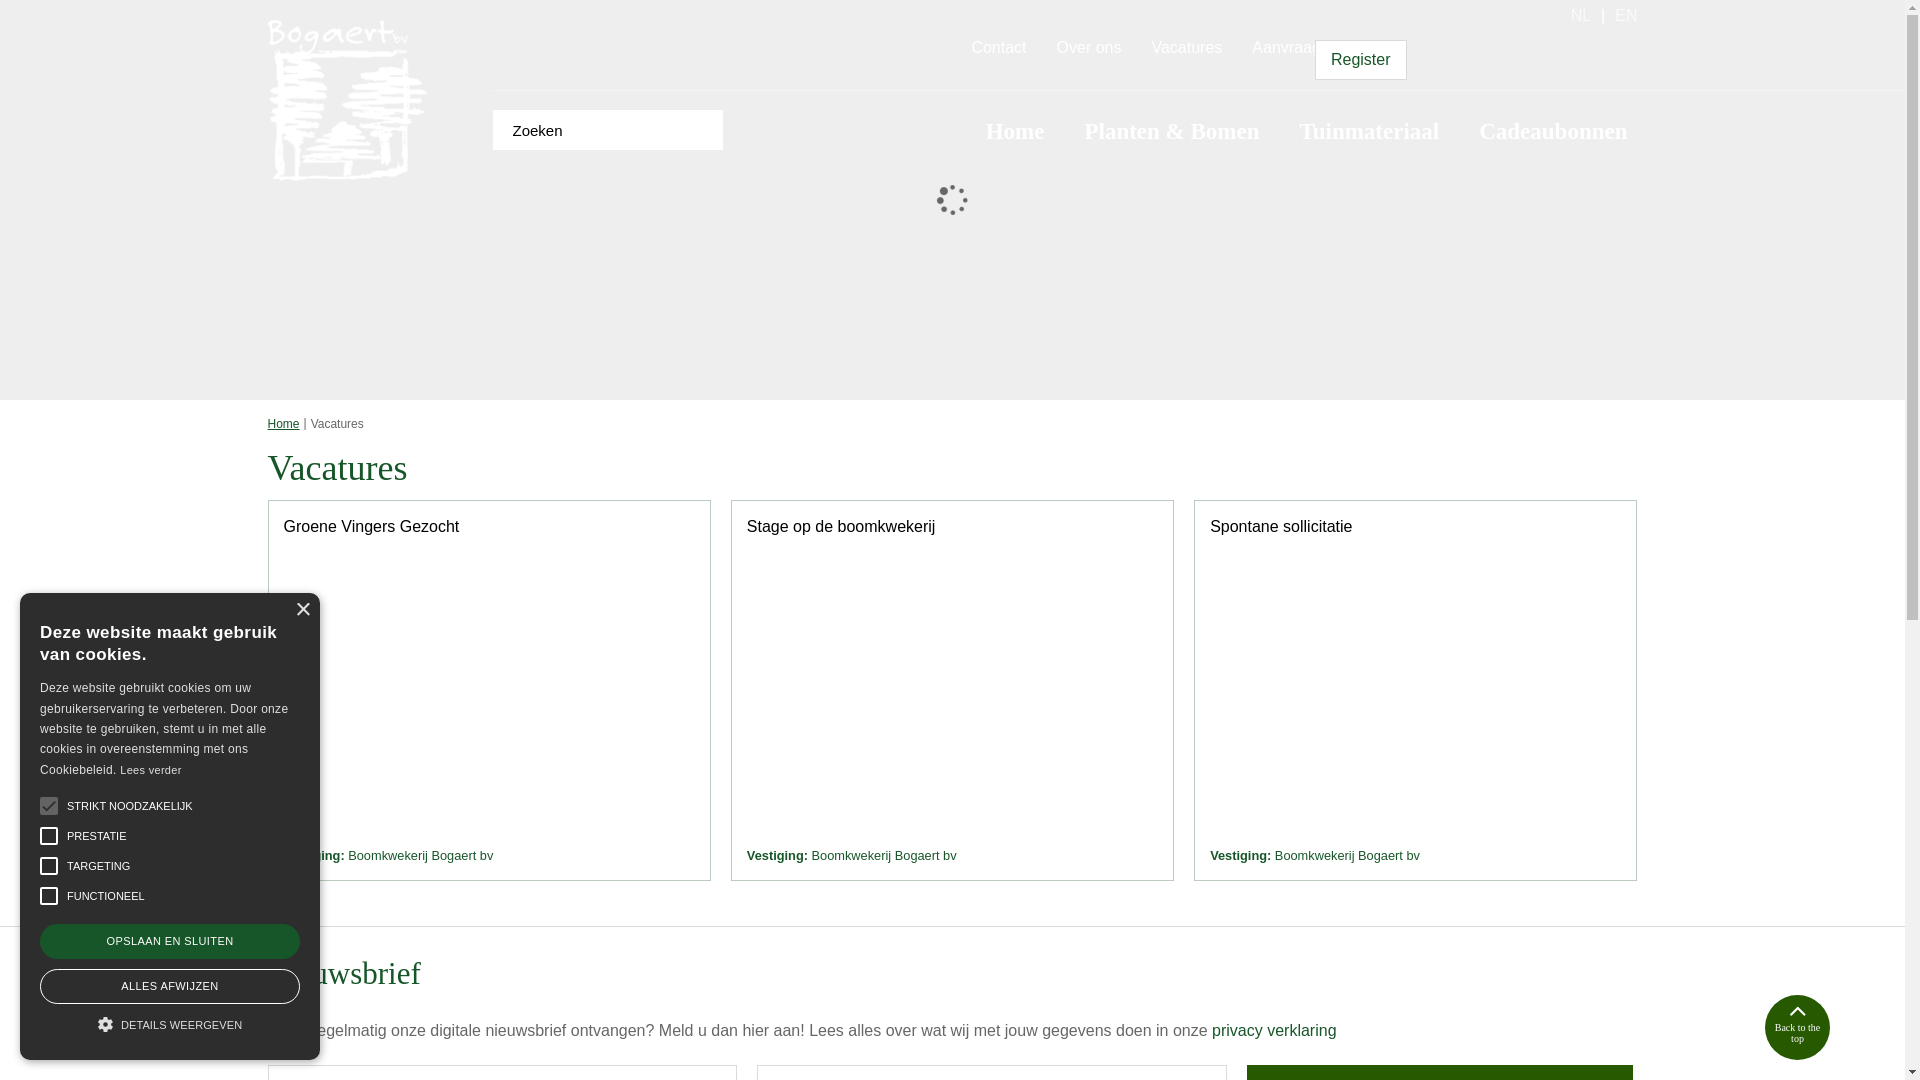 The height and width of the screenshot is (1080, 1920). Describe the element at coordinates (1272, 1030) in the screenshot. I see `'privacy verklaring'` at that location.